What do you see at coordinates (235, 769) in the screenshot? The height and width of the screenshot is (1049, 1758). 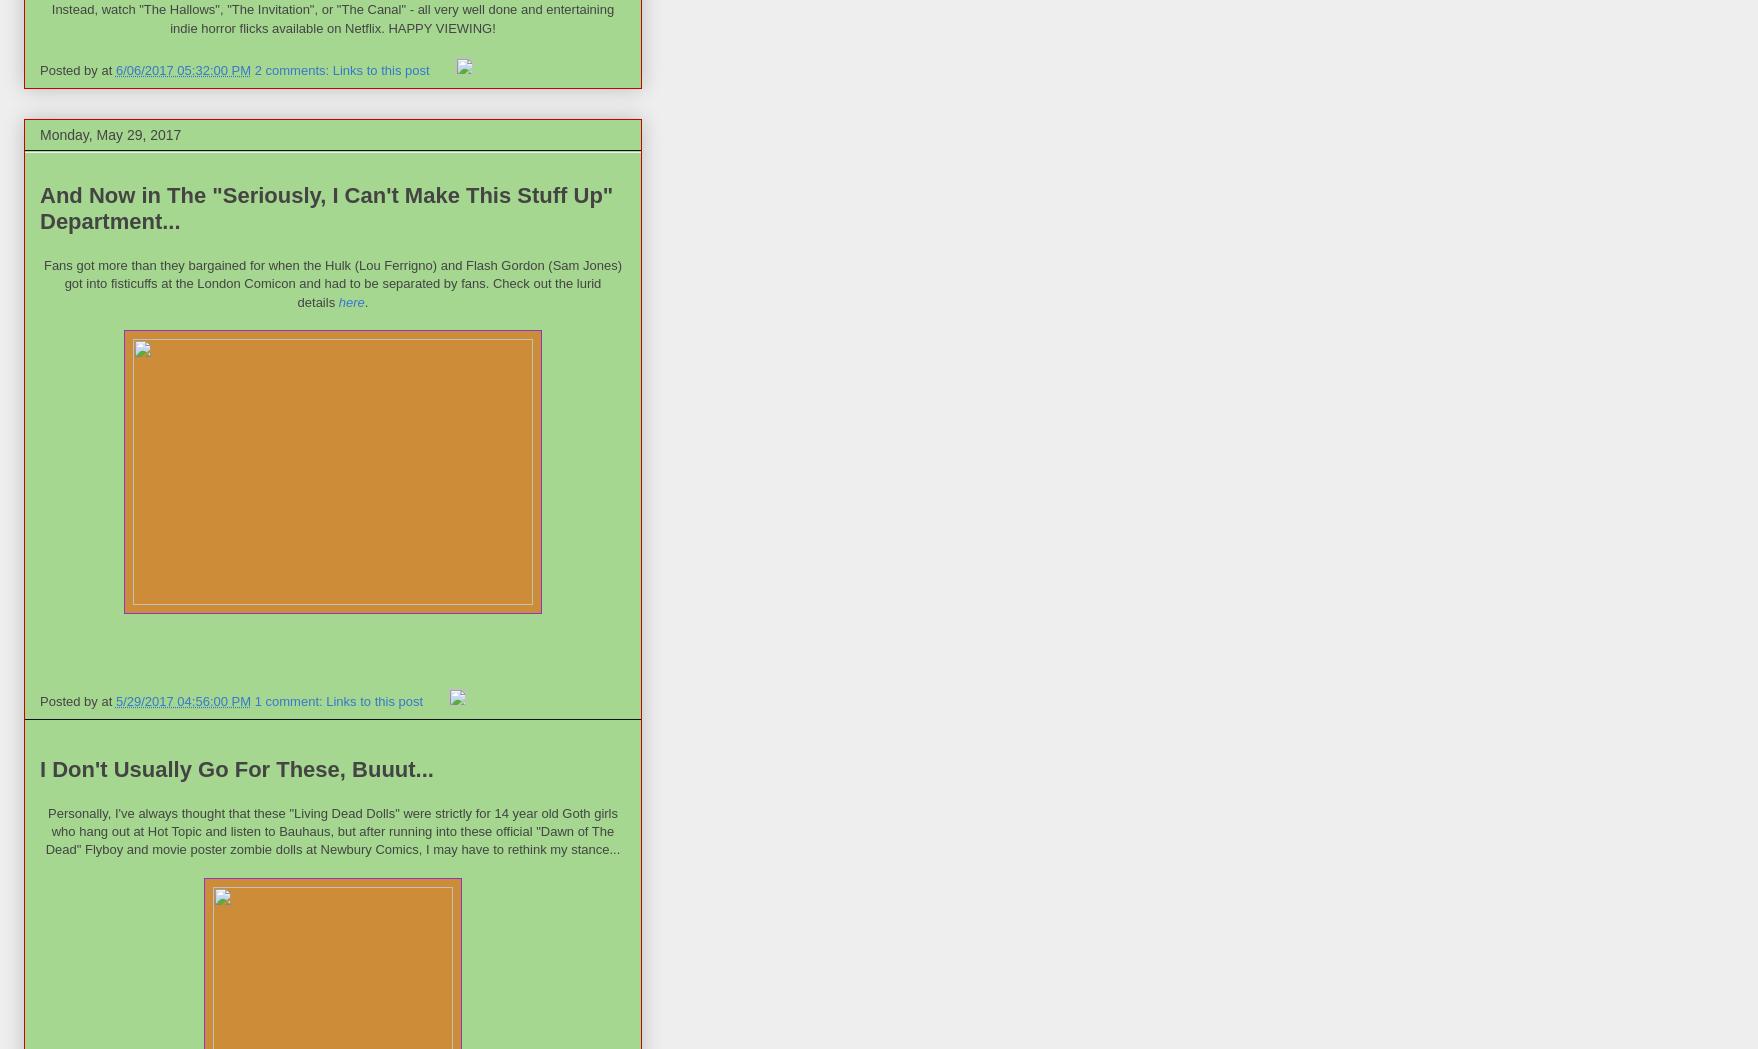 I see `'I Don't Usually Go For These, Buuut...'` at bounding box center [235, 769].